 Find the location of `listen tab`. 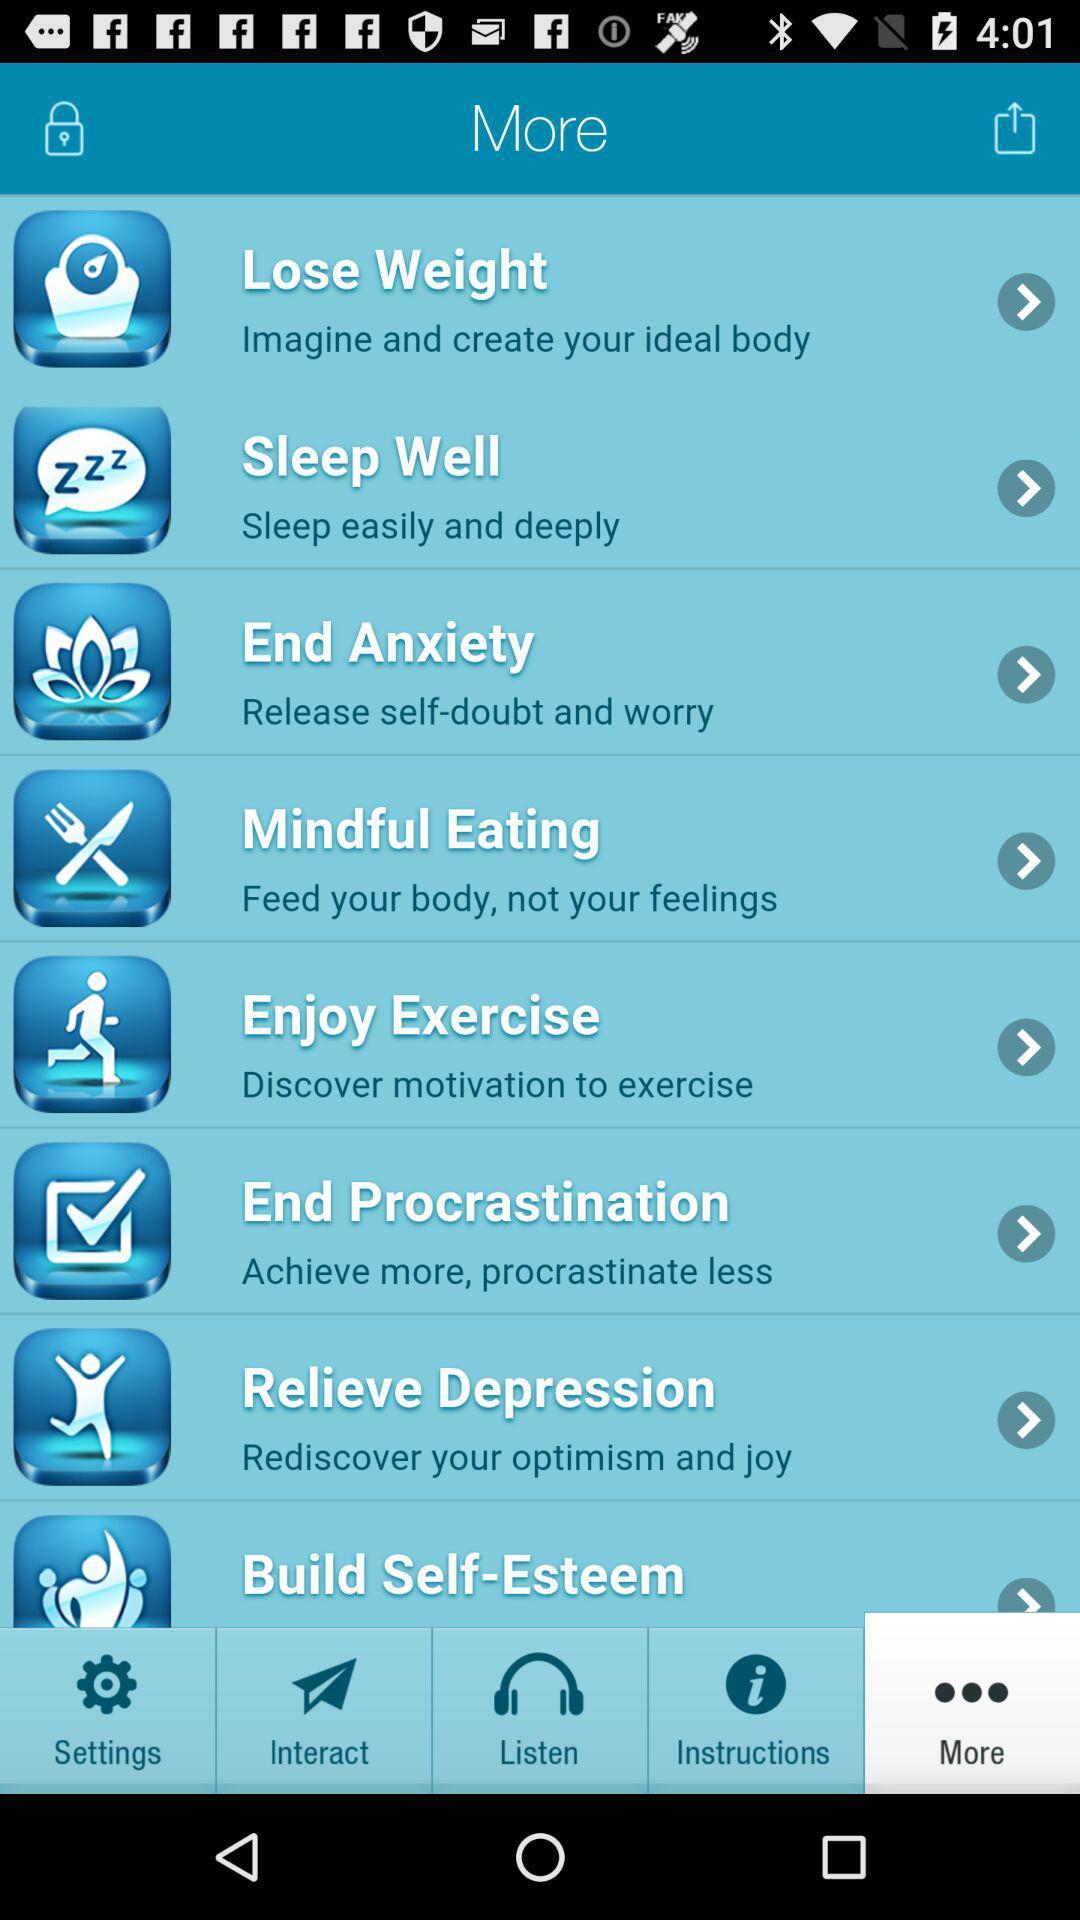

listen tab is located at coordinates (540, 1701).